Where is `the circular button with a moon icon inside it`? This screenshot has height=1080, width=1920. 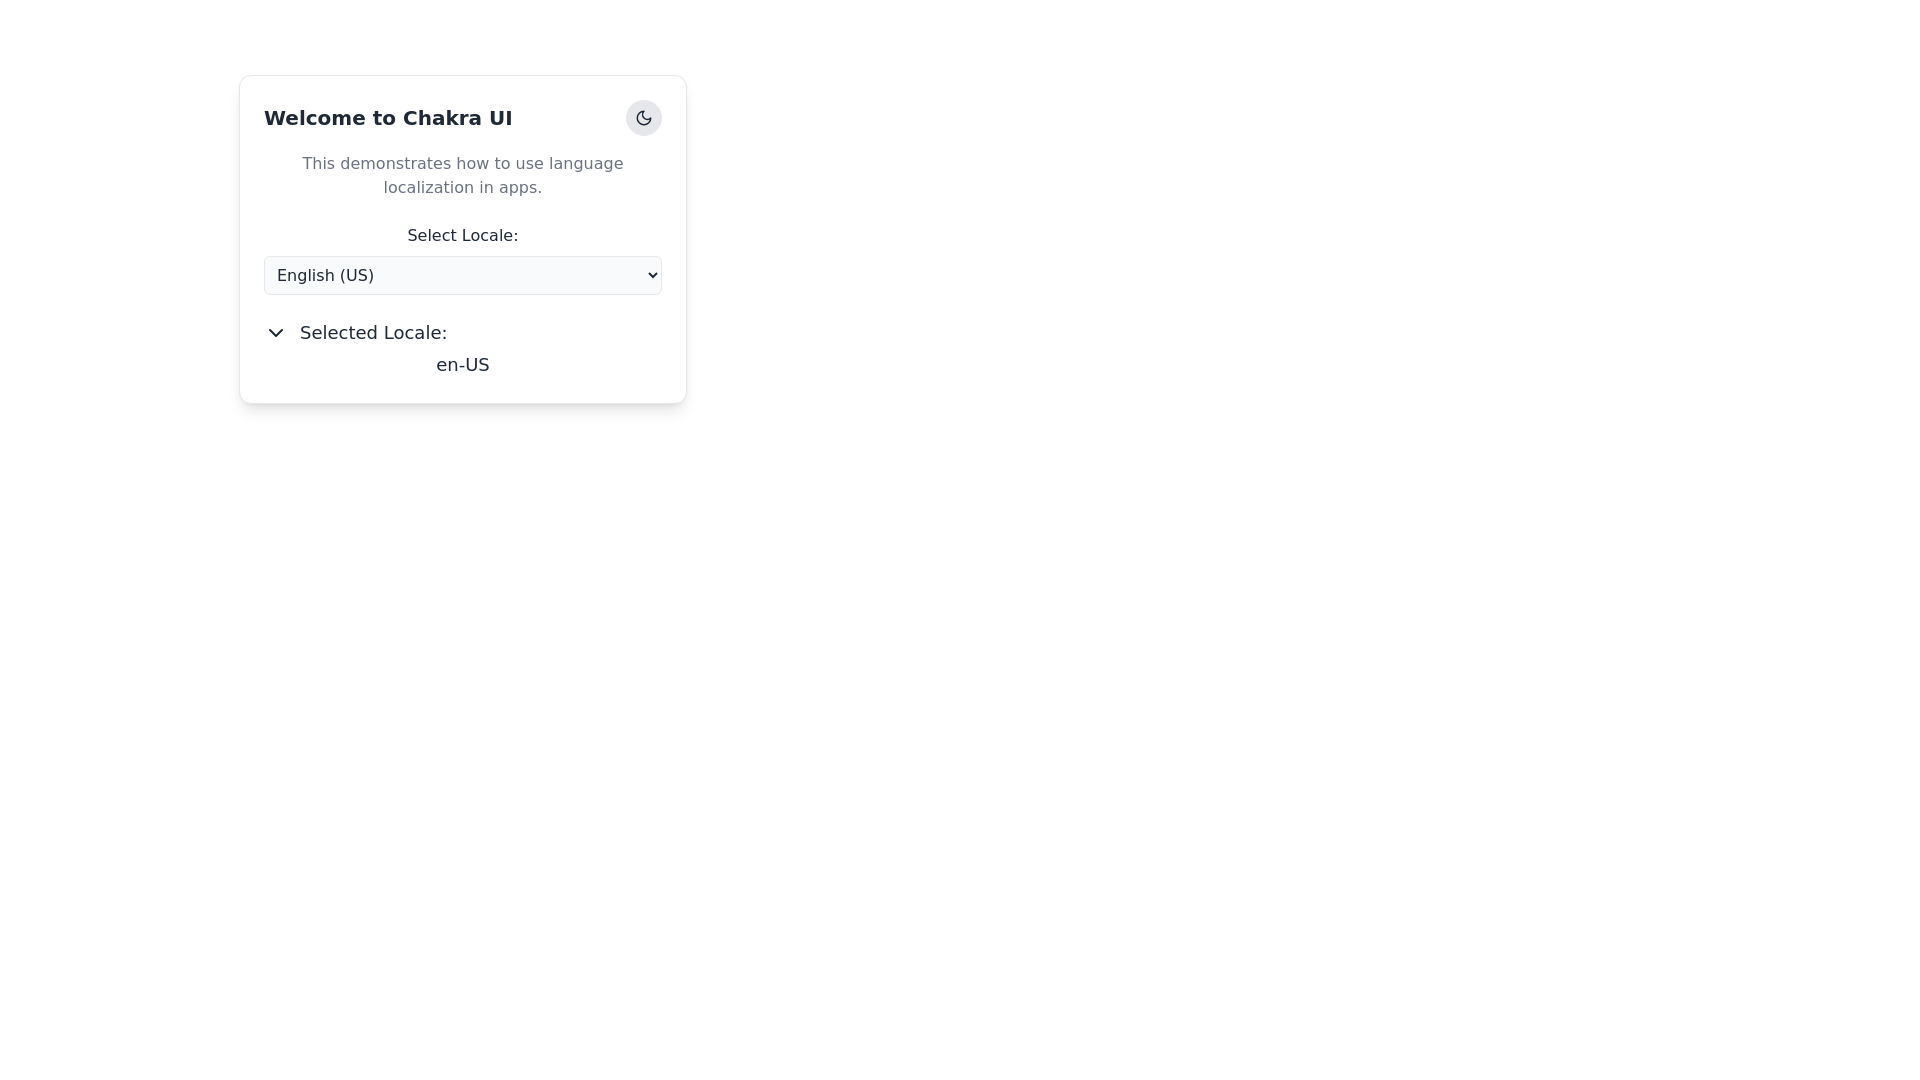
the circular button with a moon icon inside it is located at coordinates (643, 118).